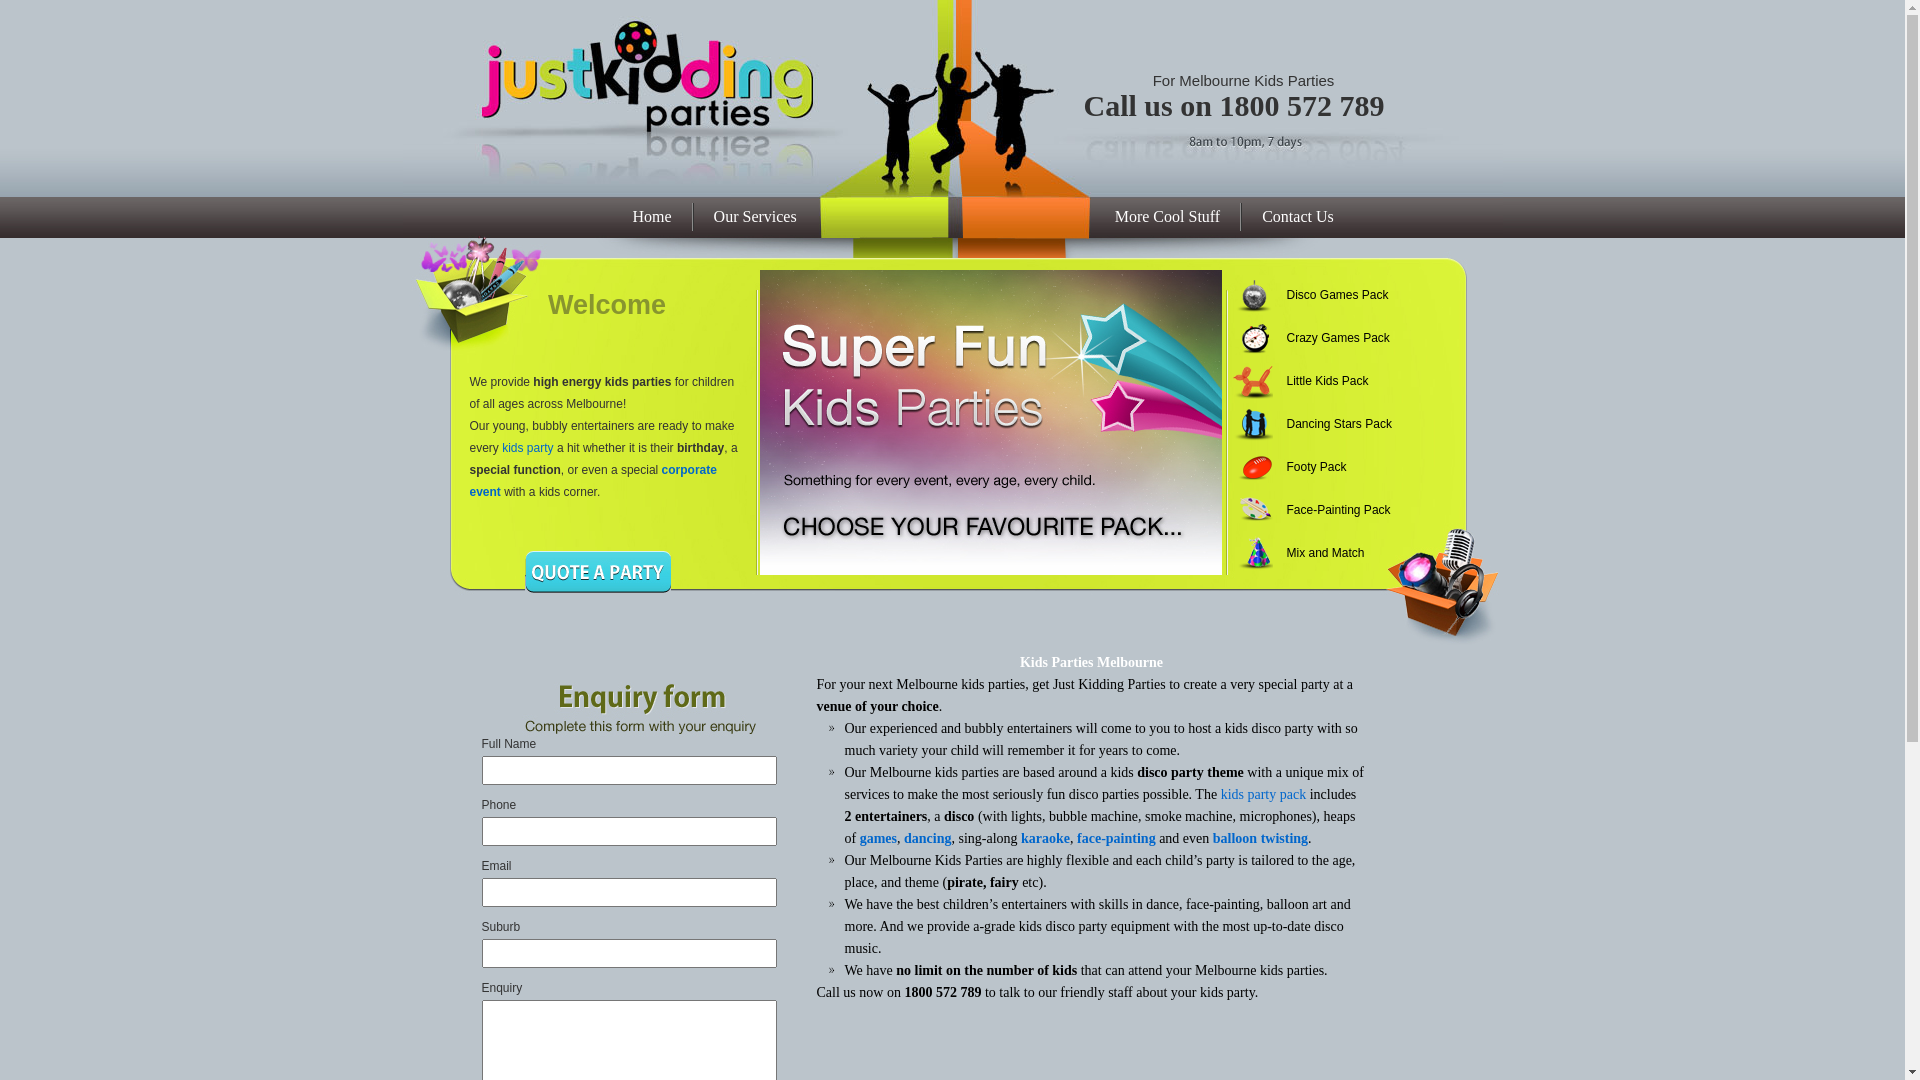 The height and width of the screenshot is (1080, 1920). Describe the element at coordinates (754, 216) in the screenshot. I see `'Our Services'` at that location.